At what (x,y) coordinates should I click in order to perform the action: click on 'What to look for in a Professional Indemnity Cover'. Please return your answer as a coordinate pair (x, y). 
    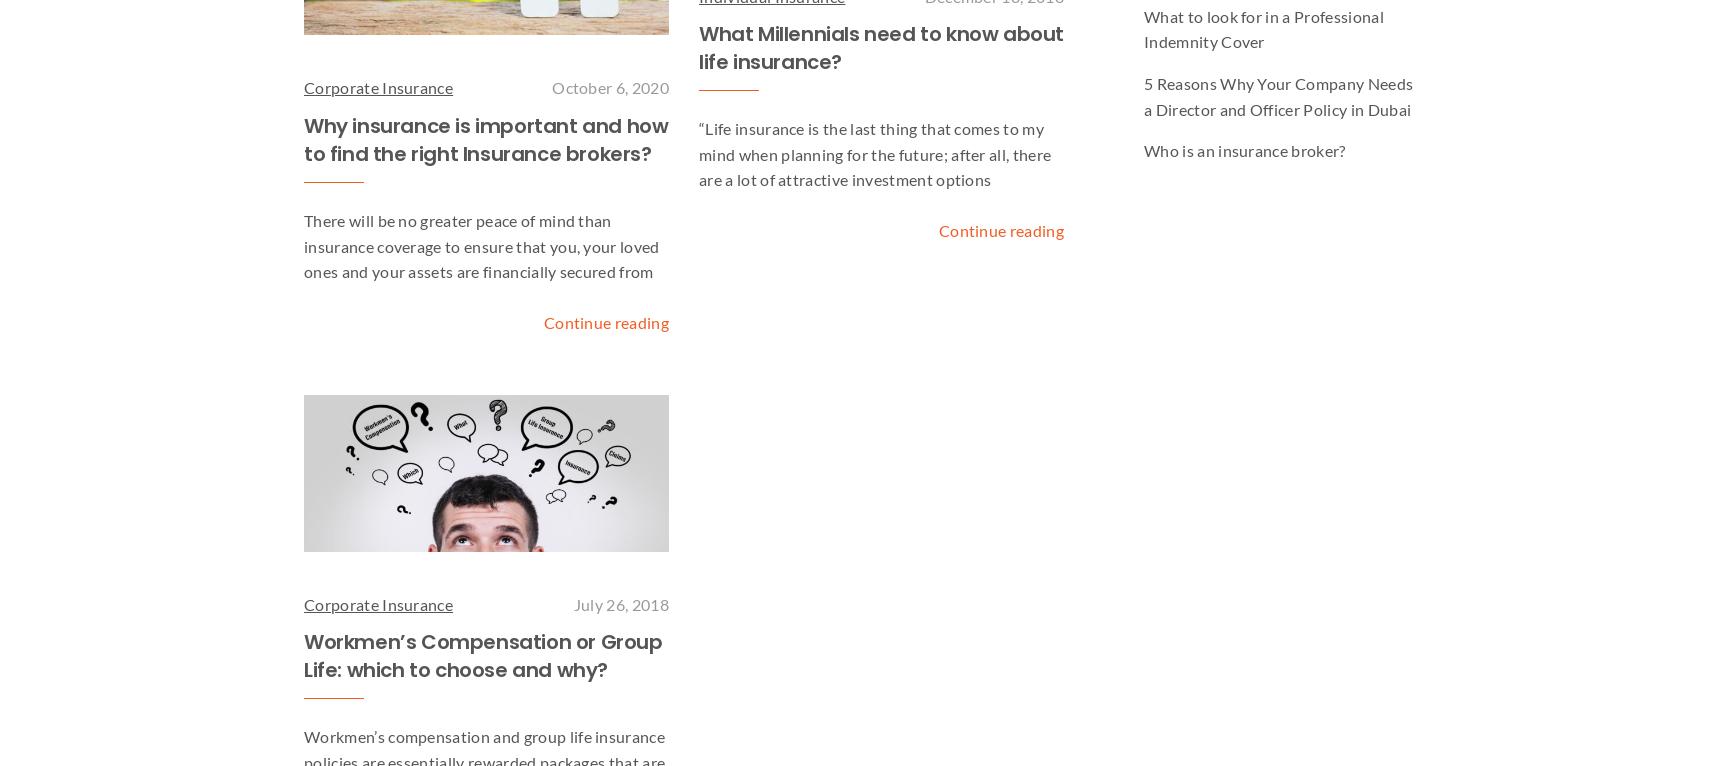
    Looking at the image, I should click on (1262, 27).